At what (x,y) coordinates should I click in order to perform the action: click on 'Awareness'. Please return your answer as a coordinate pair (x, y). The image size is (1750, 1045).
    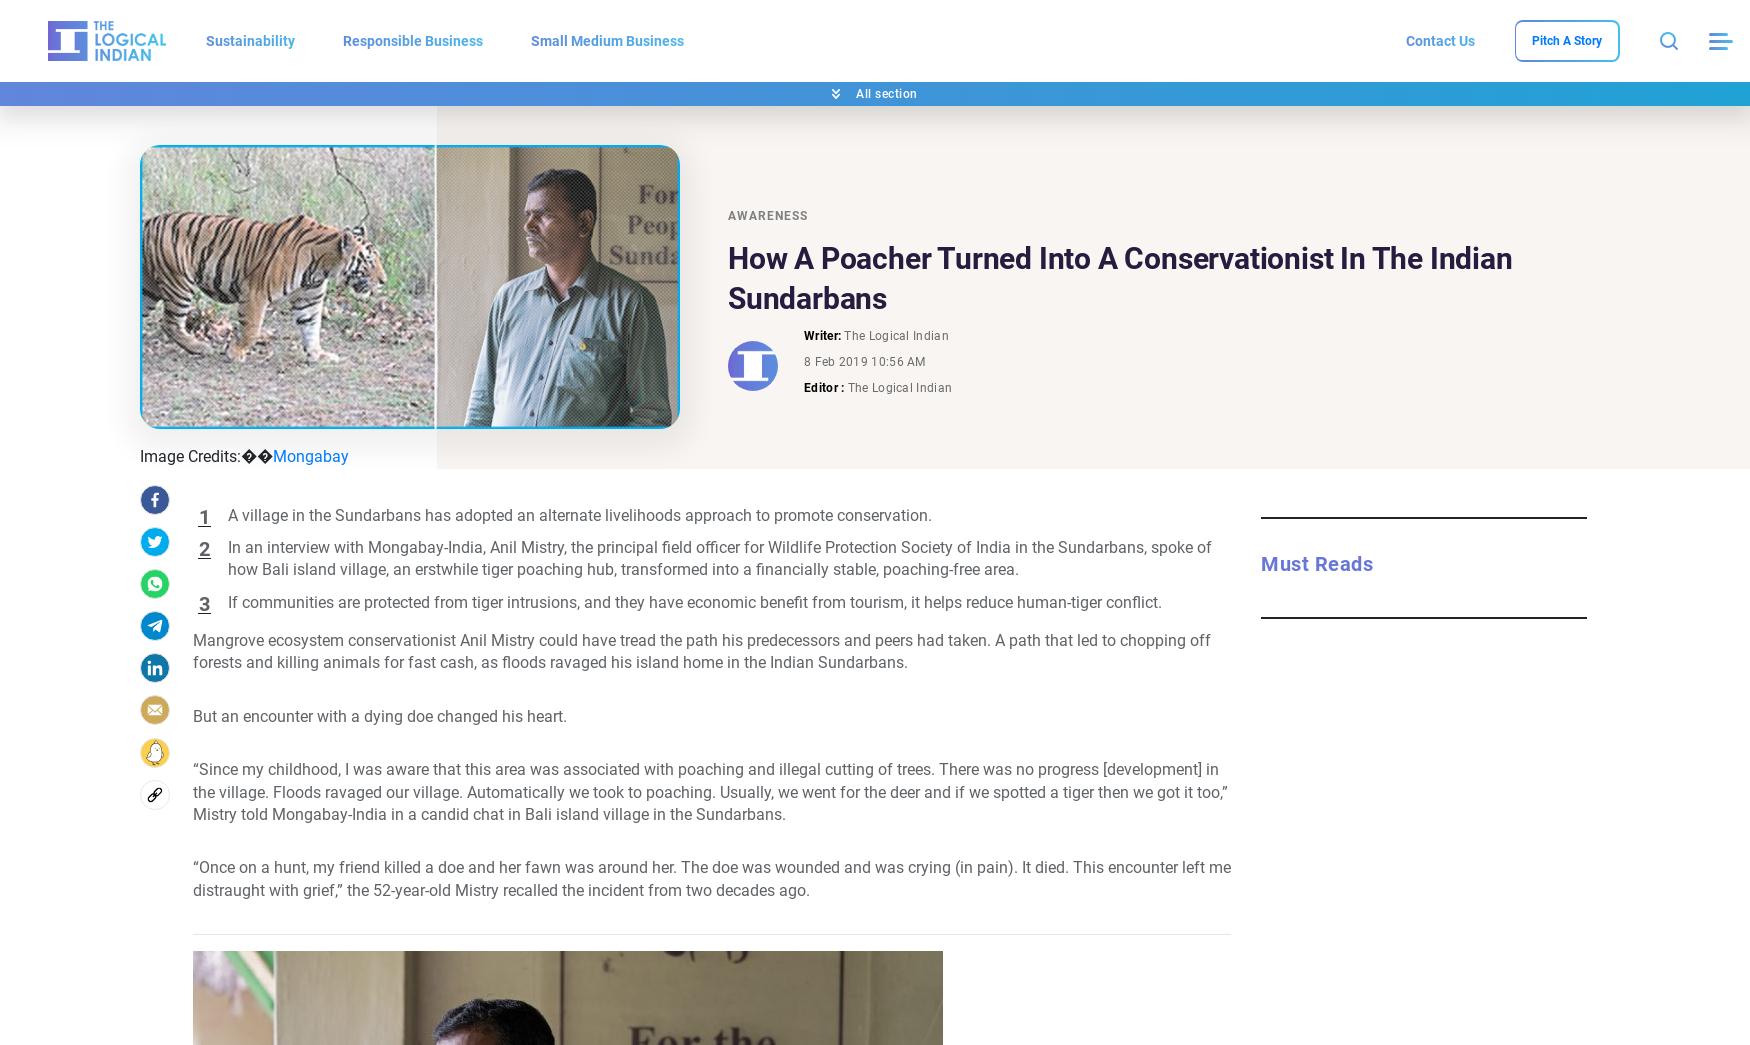
    Looking at the image, I should click on (767, 214).